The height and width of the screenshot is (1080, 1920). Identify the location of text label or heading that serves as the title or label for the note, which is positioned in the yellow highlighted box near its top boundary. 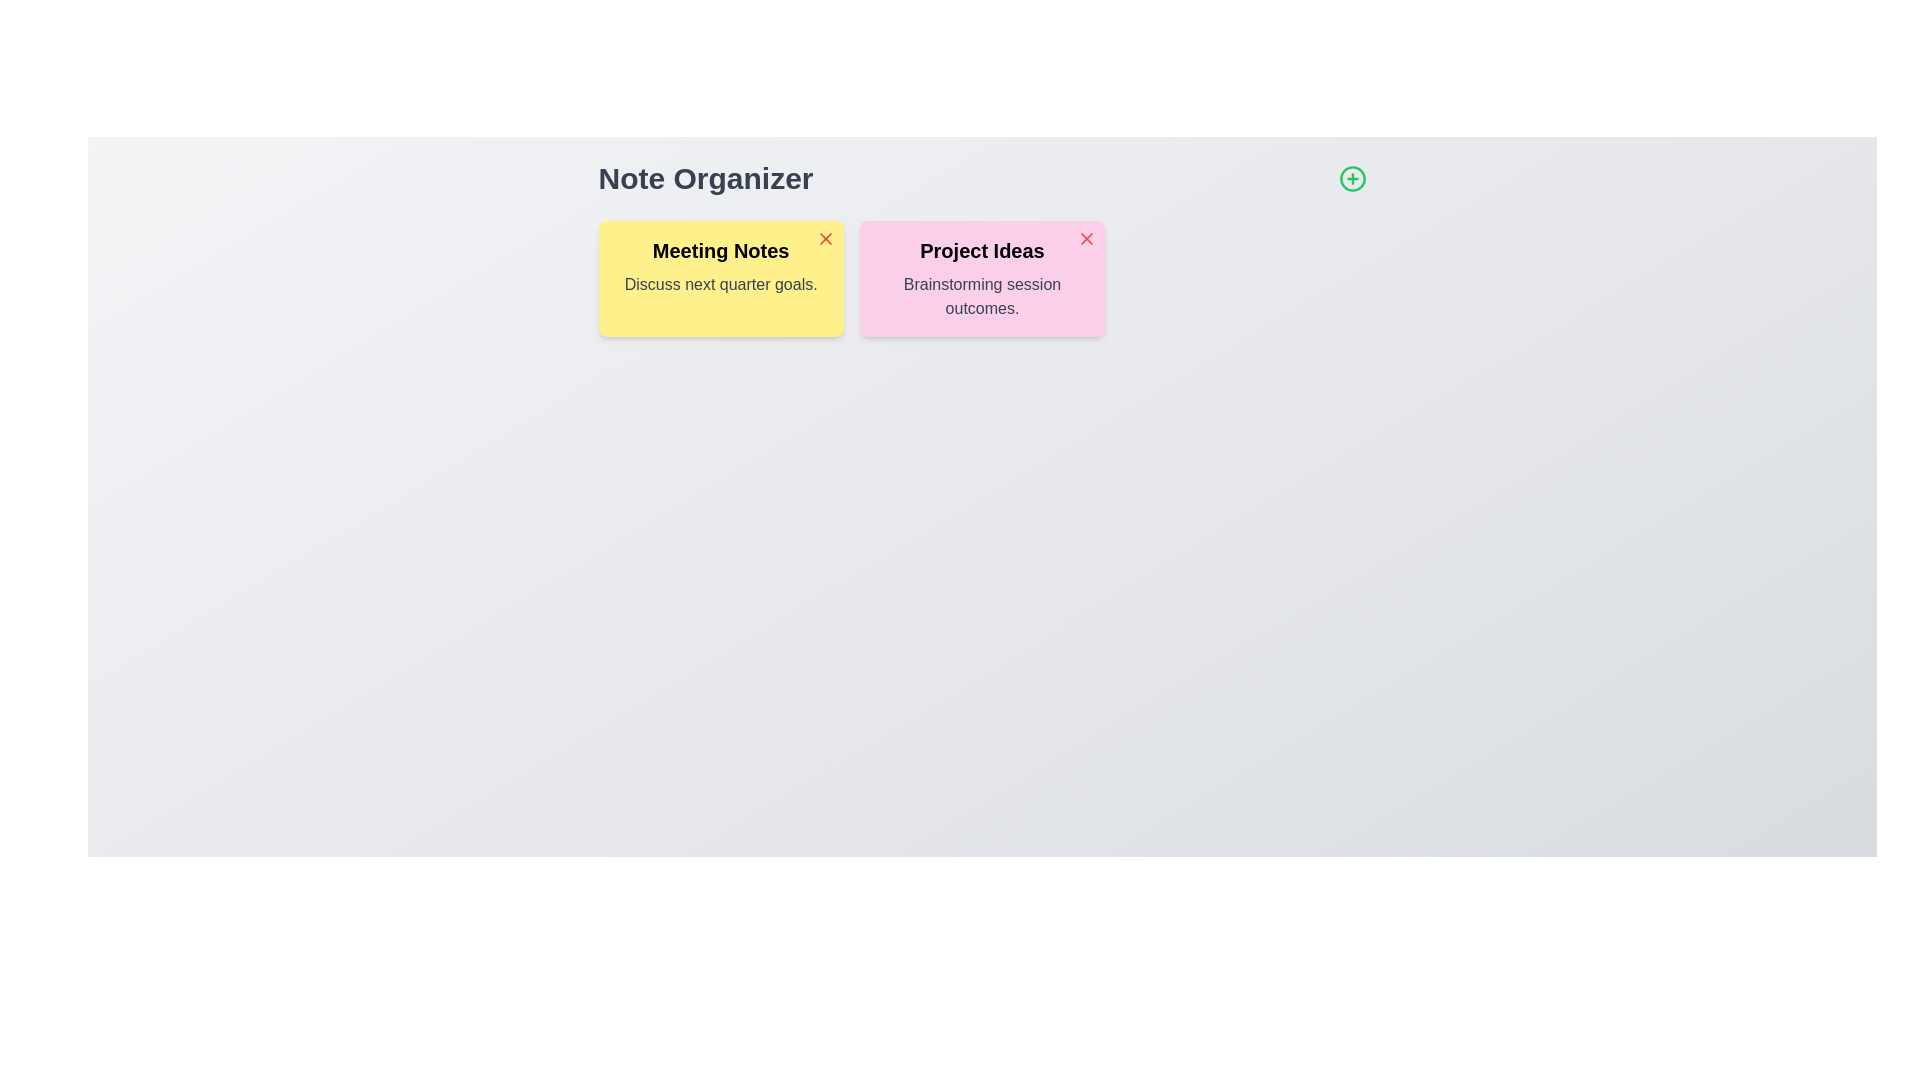
(720, 249).